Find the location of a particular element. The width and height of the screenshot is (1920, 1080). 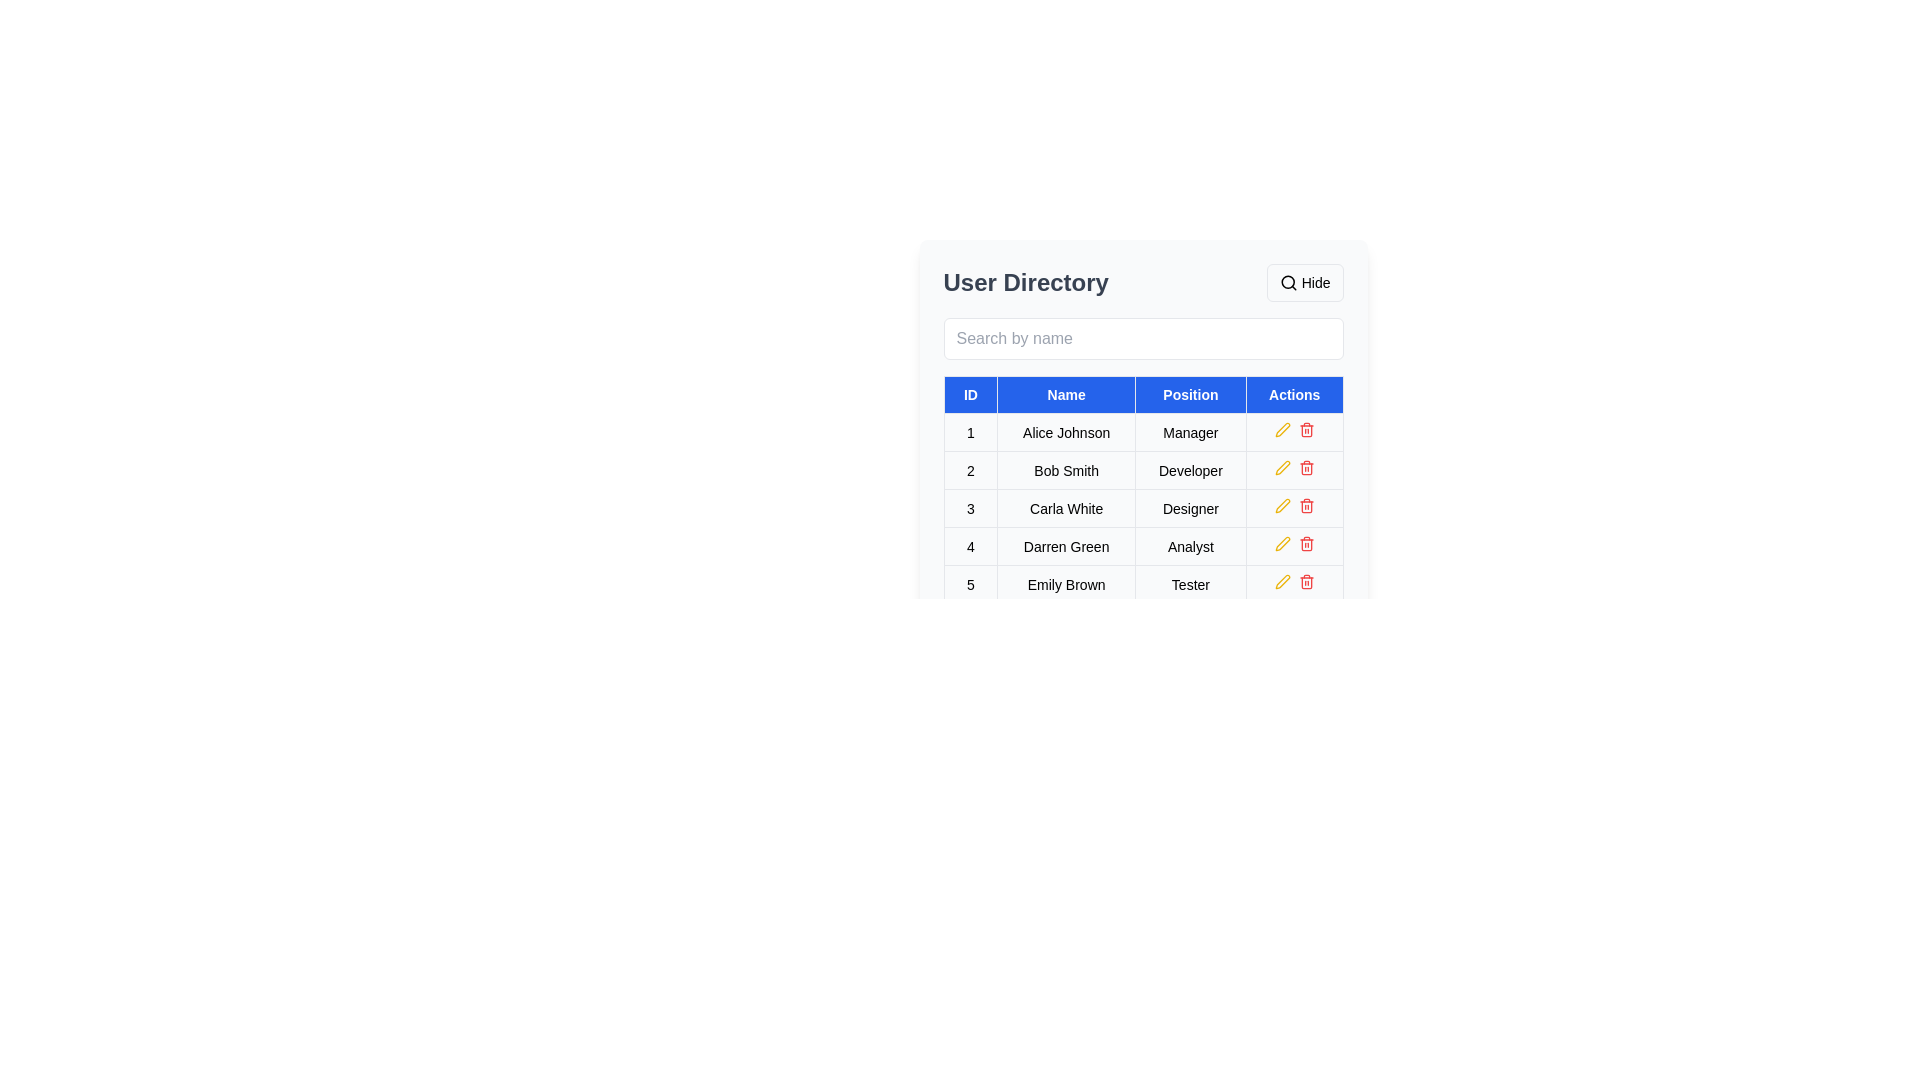

the table row containing information about 'Bob Smith' is located at coordinates (1143, 470).